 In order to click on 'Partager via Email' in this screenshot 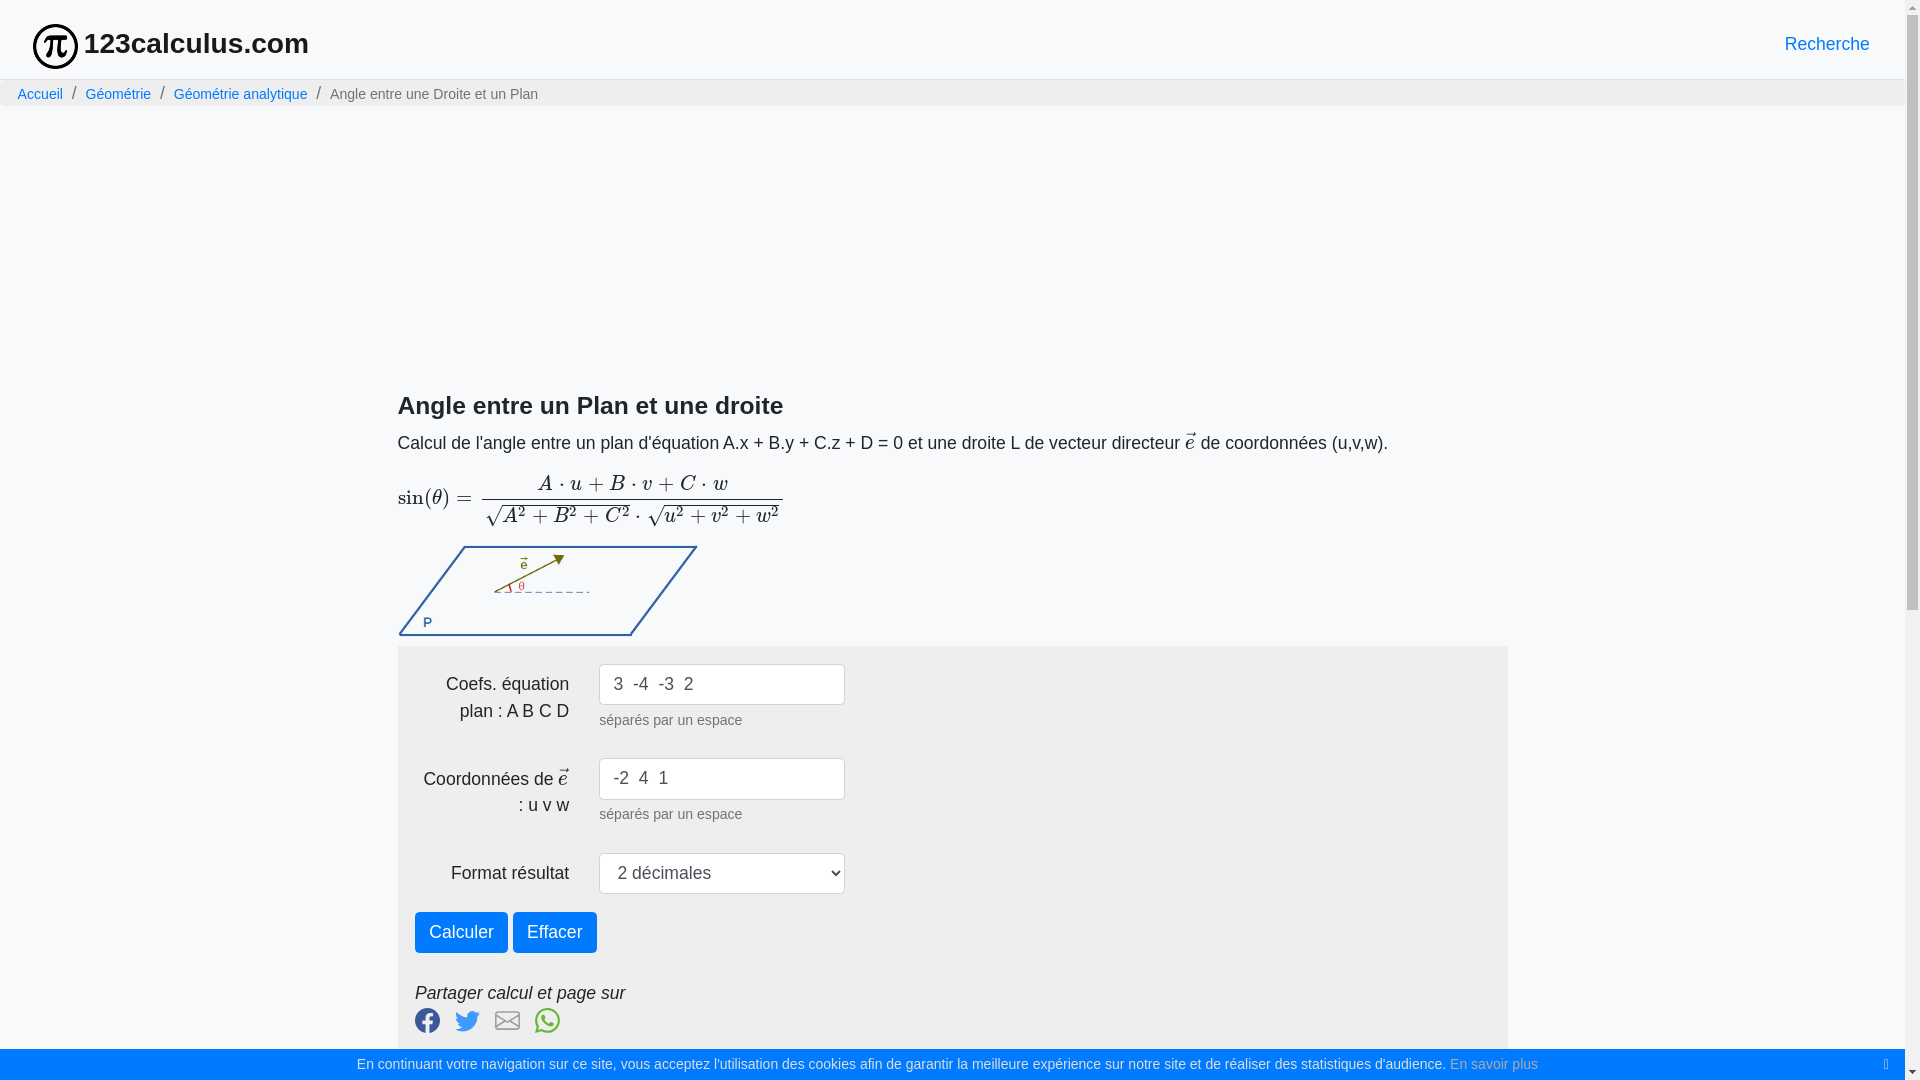, I will do `click(512, 1018)`.